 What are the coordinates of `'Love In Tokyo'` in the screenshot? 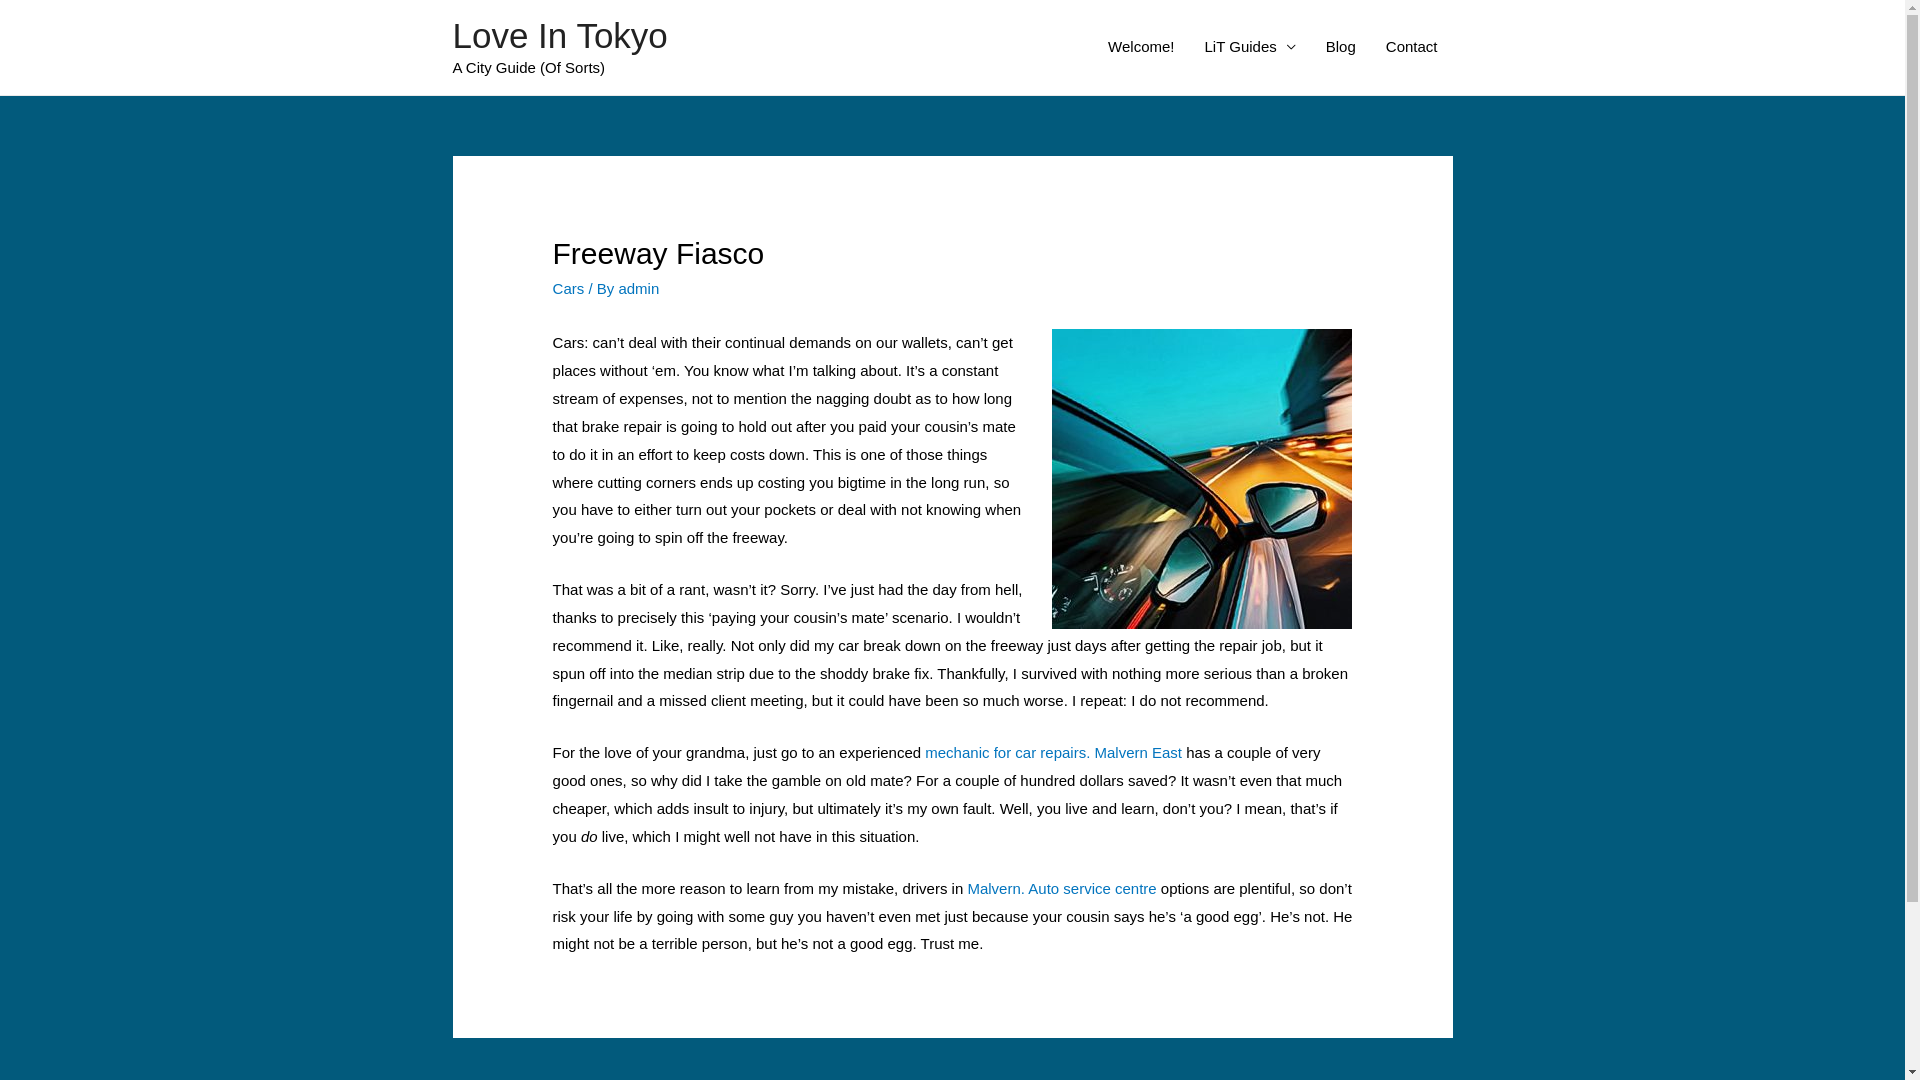 It's located at (559, 35).